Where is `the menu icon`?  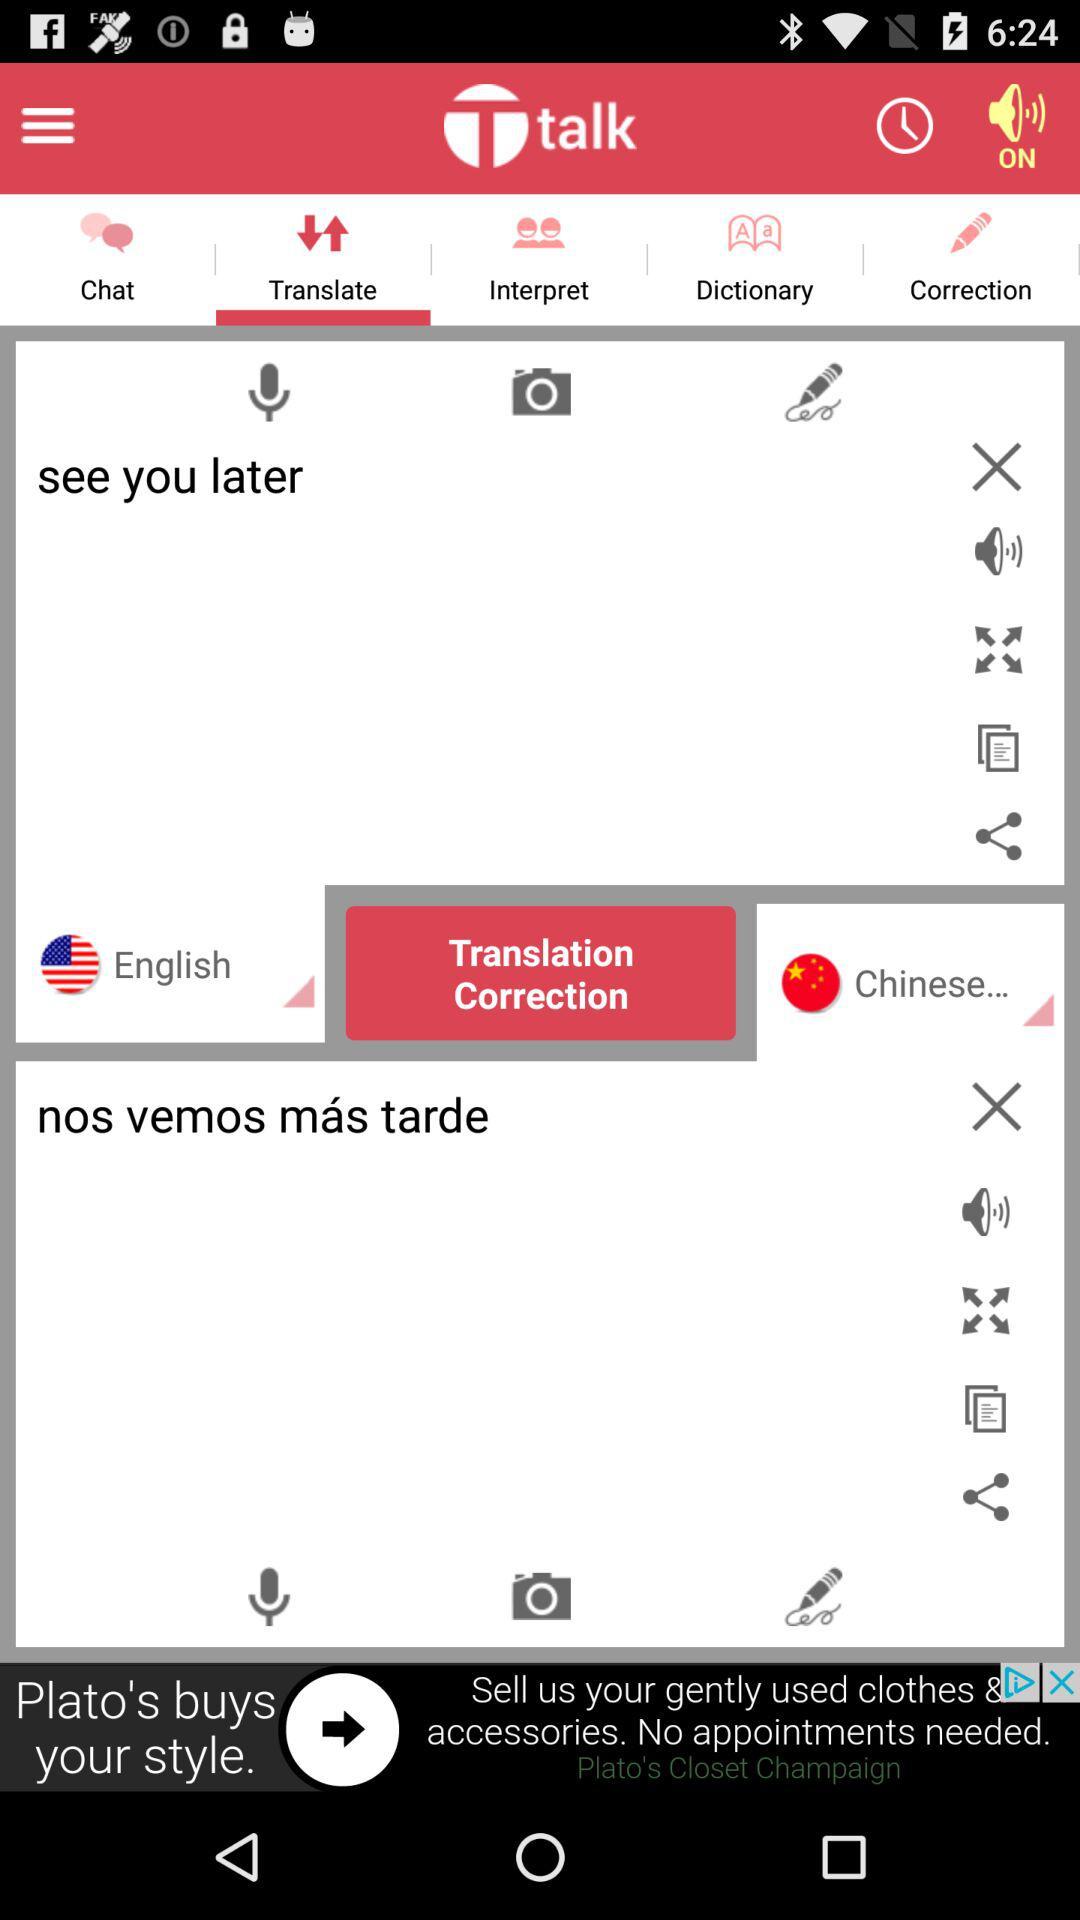
the menu icon is located at coordinates (46, 133).